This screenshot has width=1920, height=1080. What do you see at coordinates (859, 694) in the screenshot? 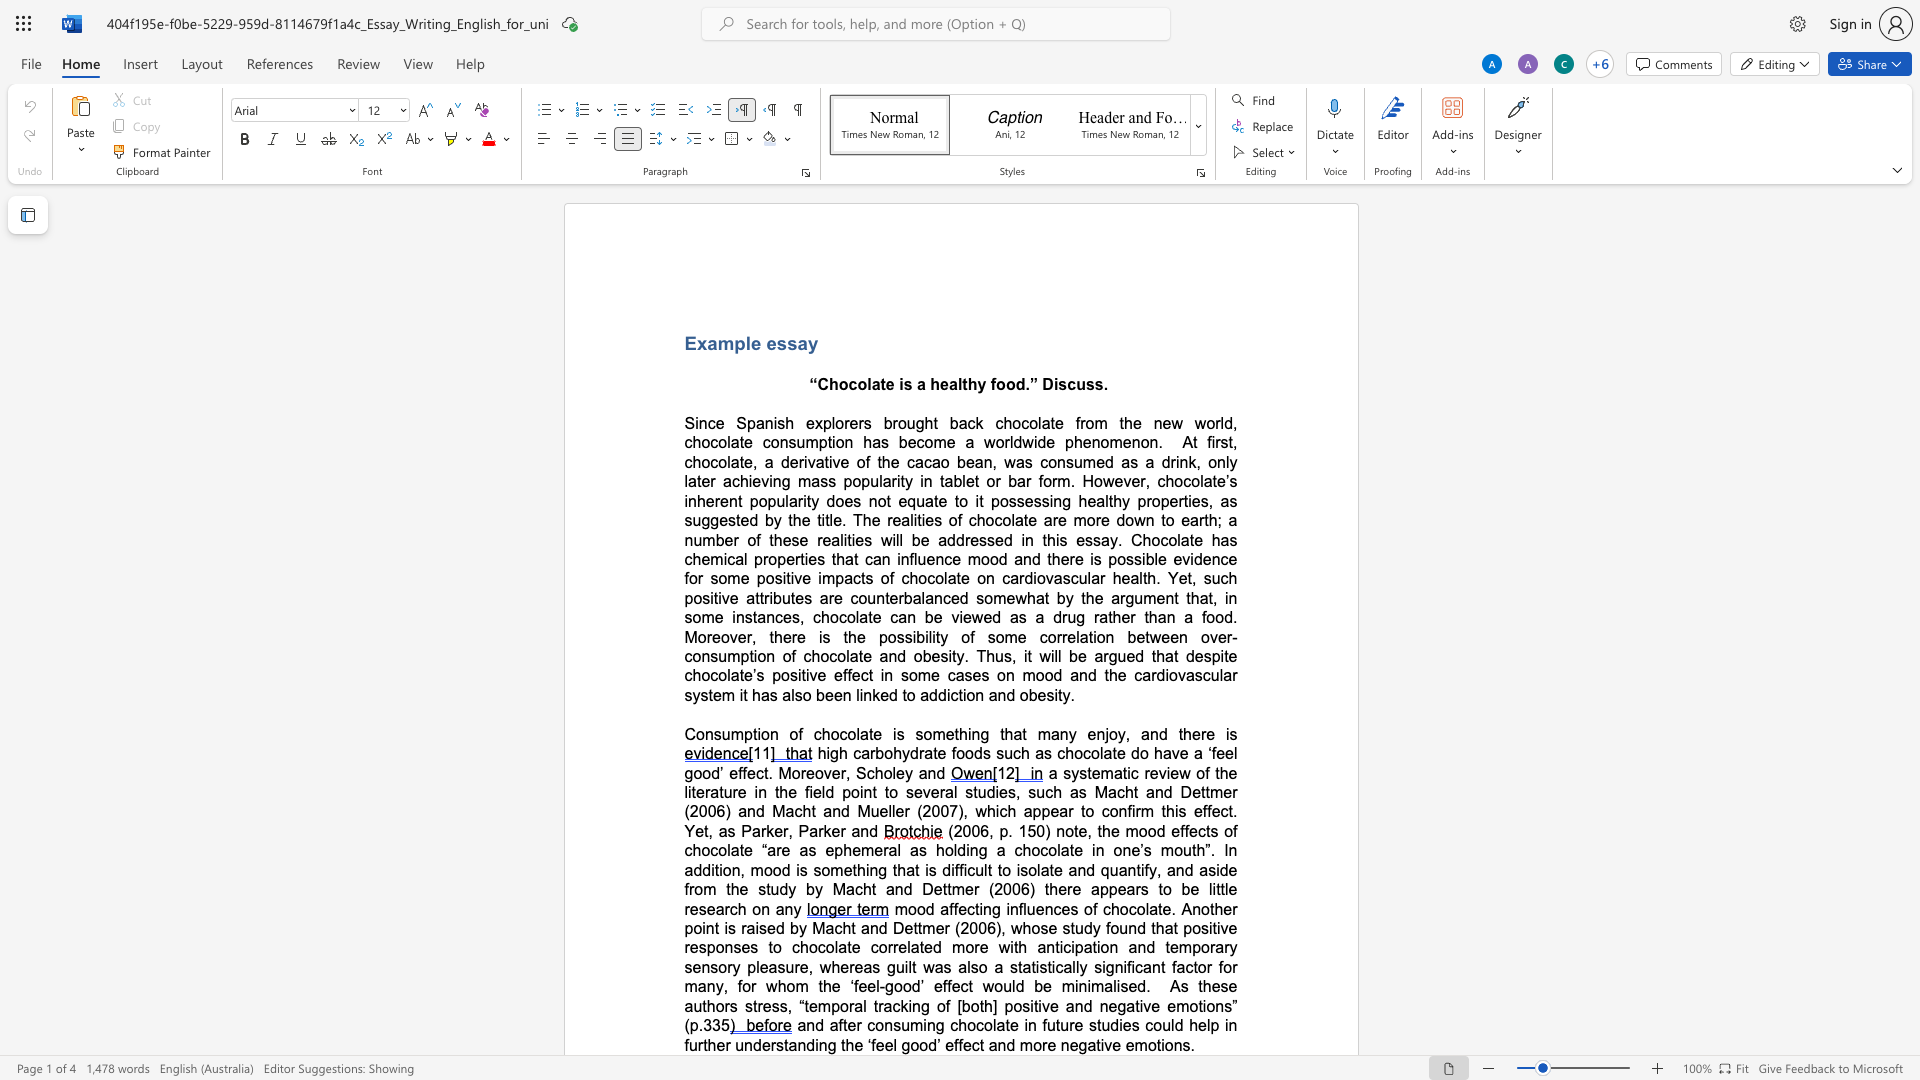
I see `the space between the continuous character "l" and "i" in the text` at bounding box center [859, 694].